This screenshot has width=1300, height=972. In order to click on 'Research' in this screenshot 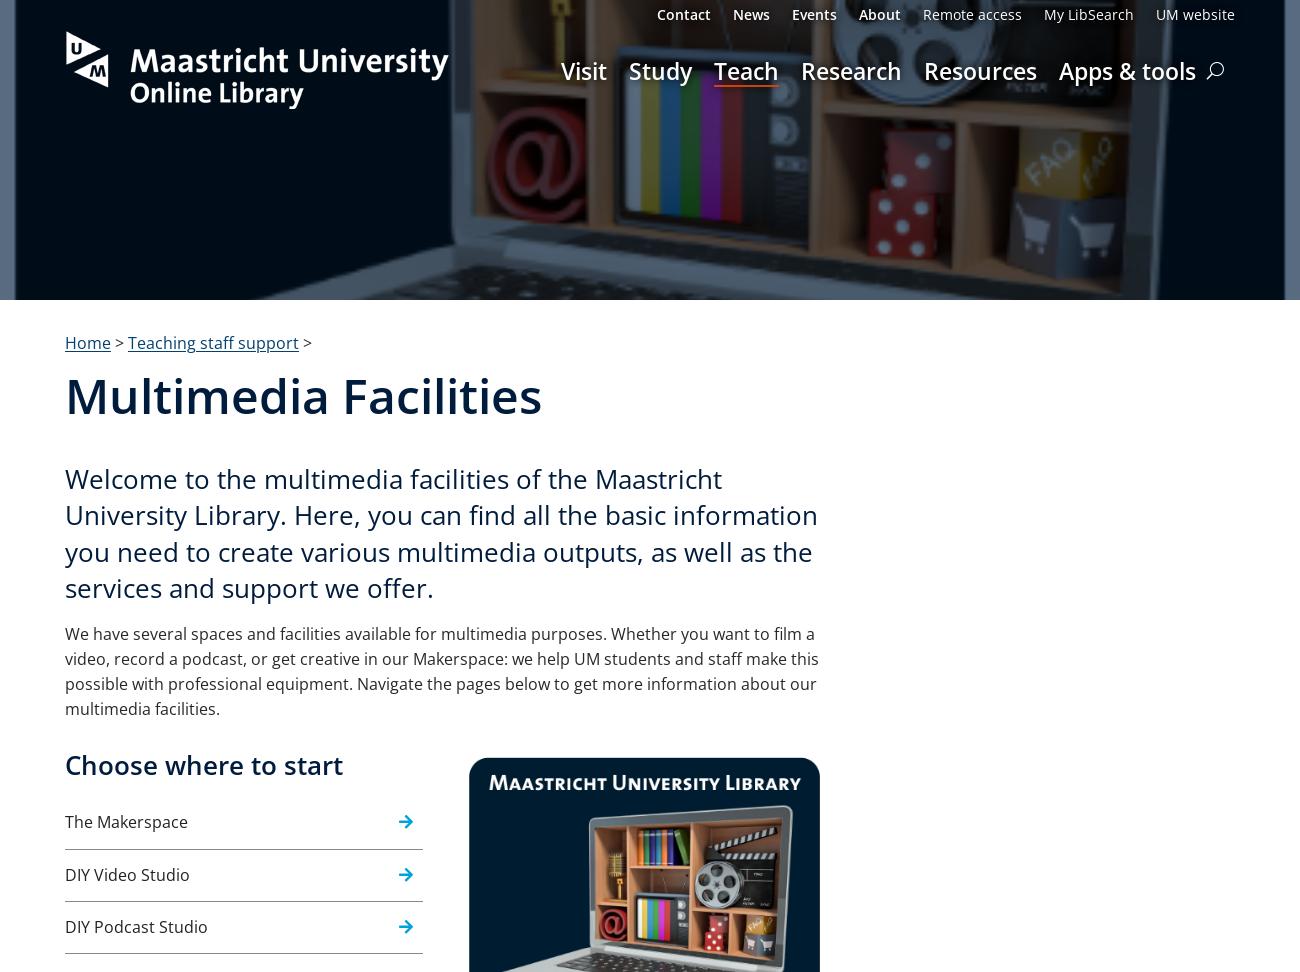, I will do `click(851, 68)`.